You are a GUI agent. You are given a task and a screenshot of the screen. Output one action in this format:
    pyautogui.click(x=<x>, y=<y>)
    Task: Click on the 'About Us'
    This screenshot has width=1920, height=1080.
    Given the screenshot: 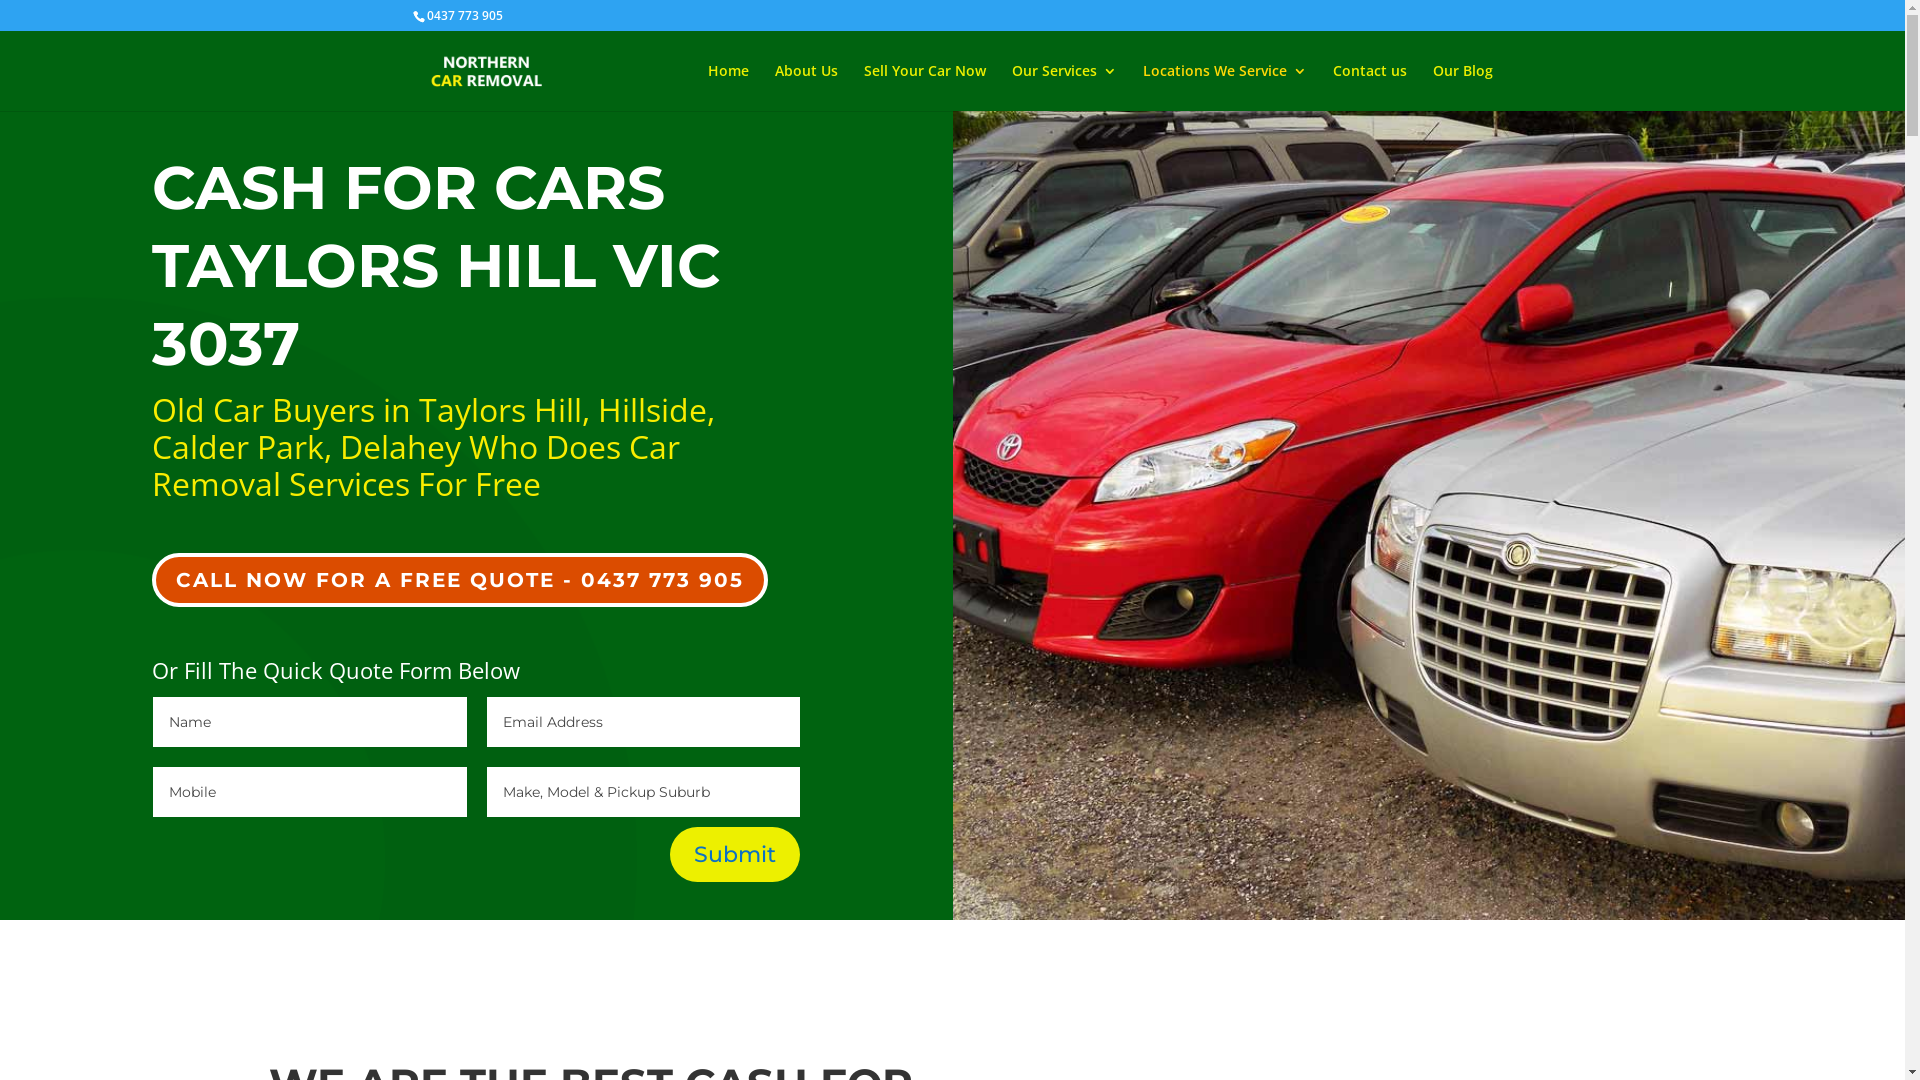 What is the action you would take?
    pyautogui.click(x=805, y=86)
    